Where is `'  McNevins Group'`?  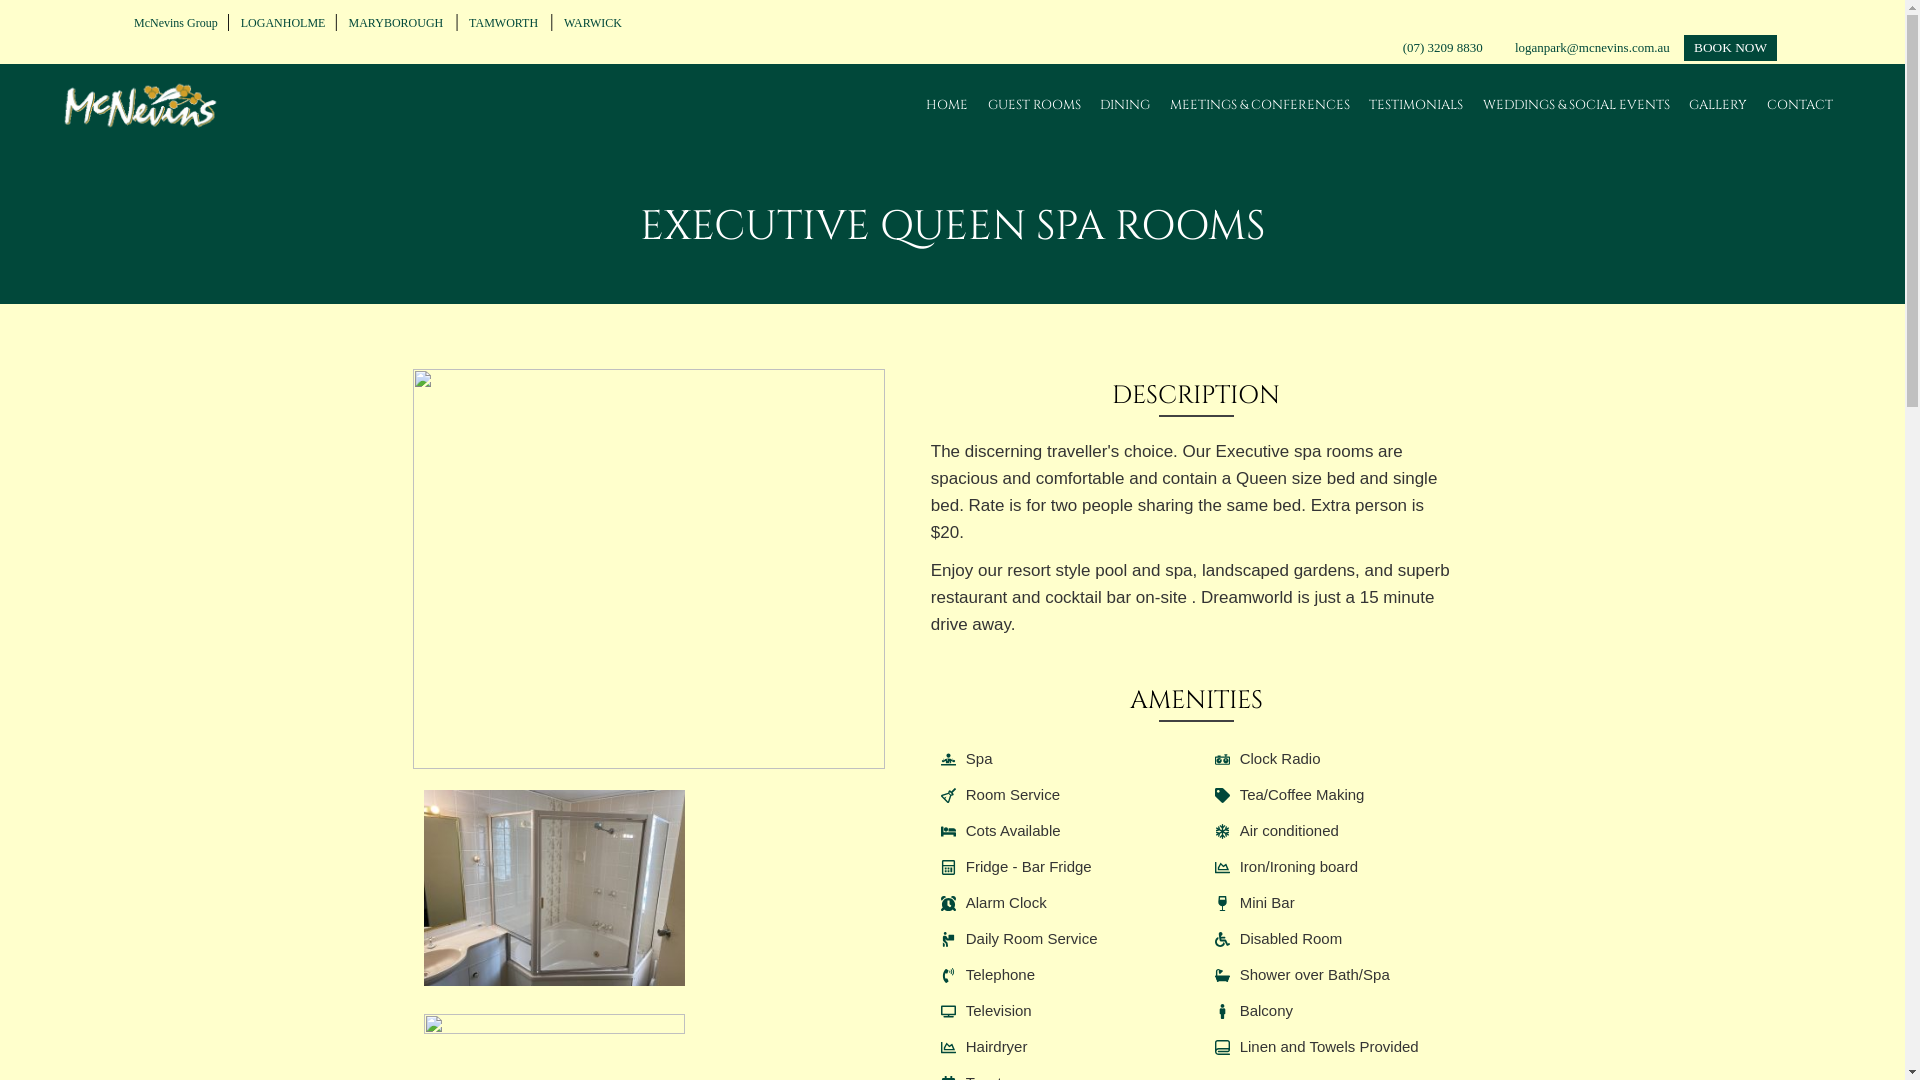 '  McNevins Group' is located at coordinates (172, 23).